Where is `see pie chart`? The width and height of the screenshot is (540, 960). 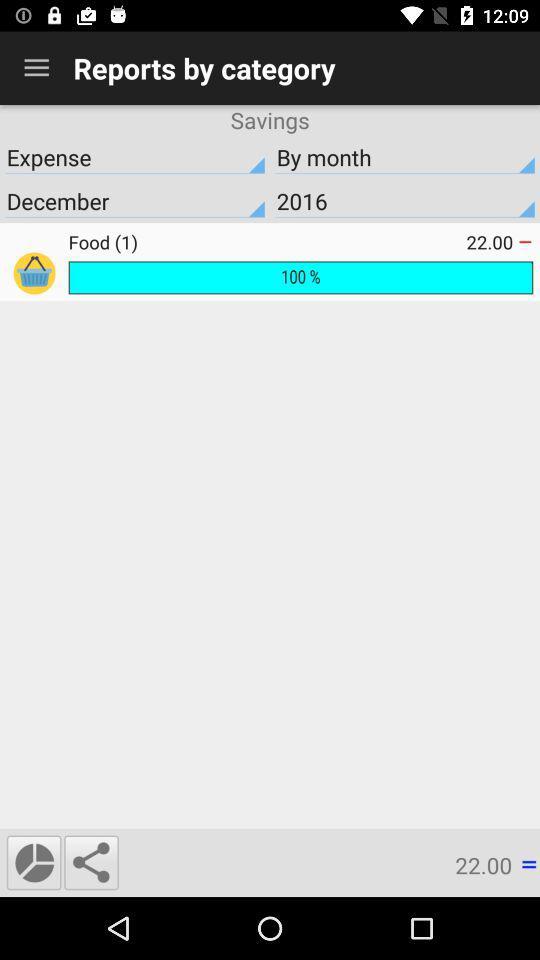
see pie chart is located at coordinates (33, 861).